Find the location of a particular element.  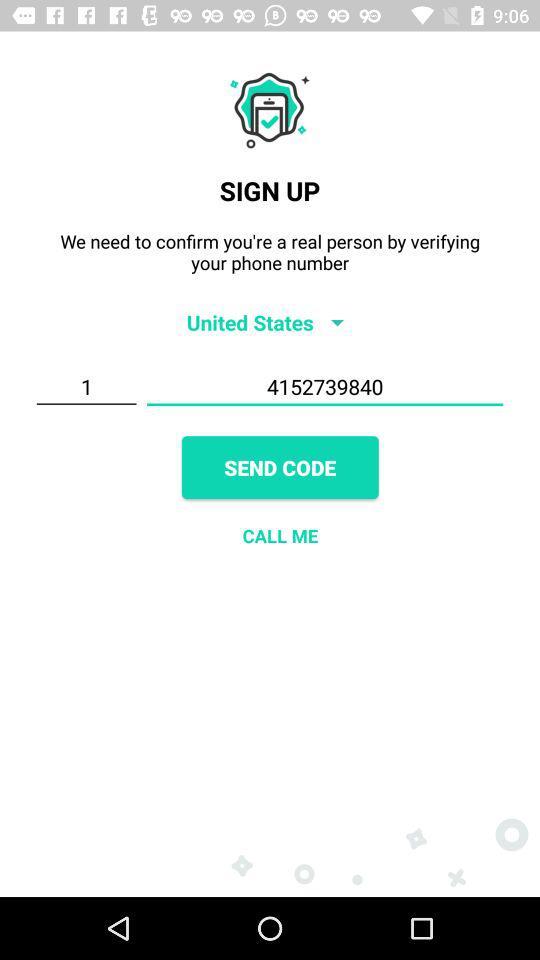

the icon next to the 4152739840 icon is located at coordinates (85, 386).